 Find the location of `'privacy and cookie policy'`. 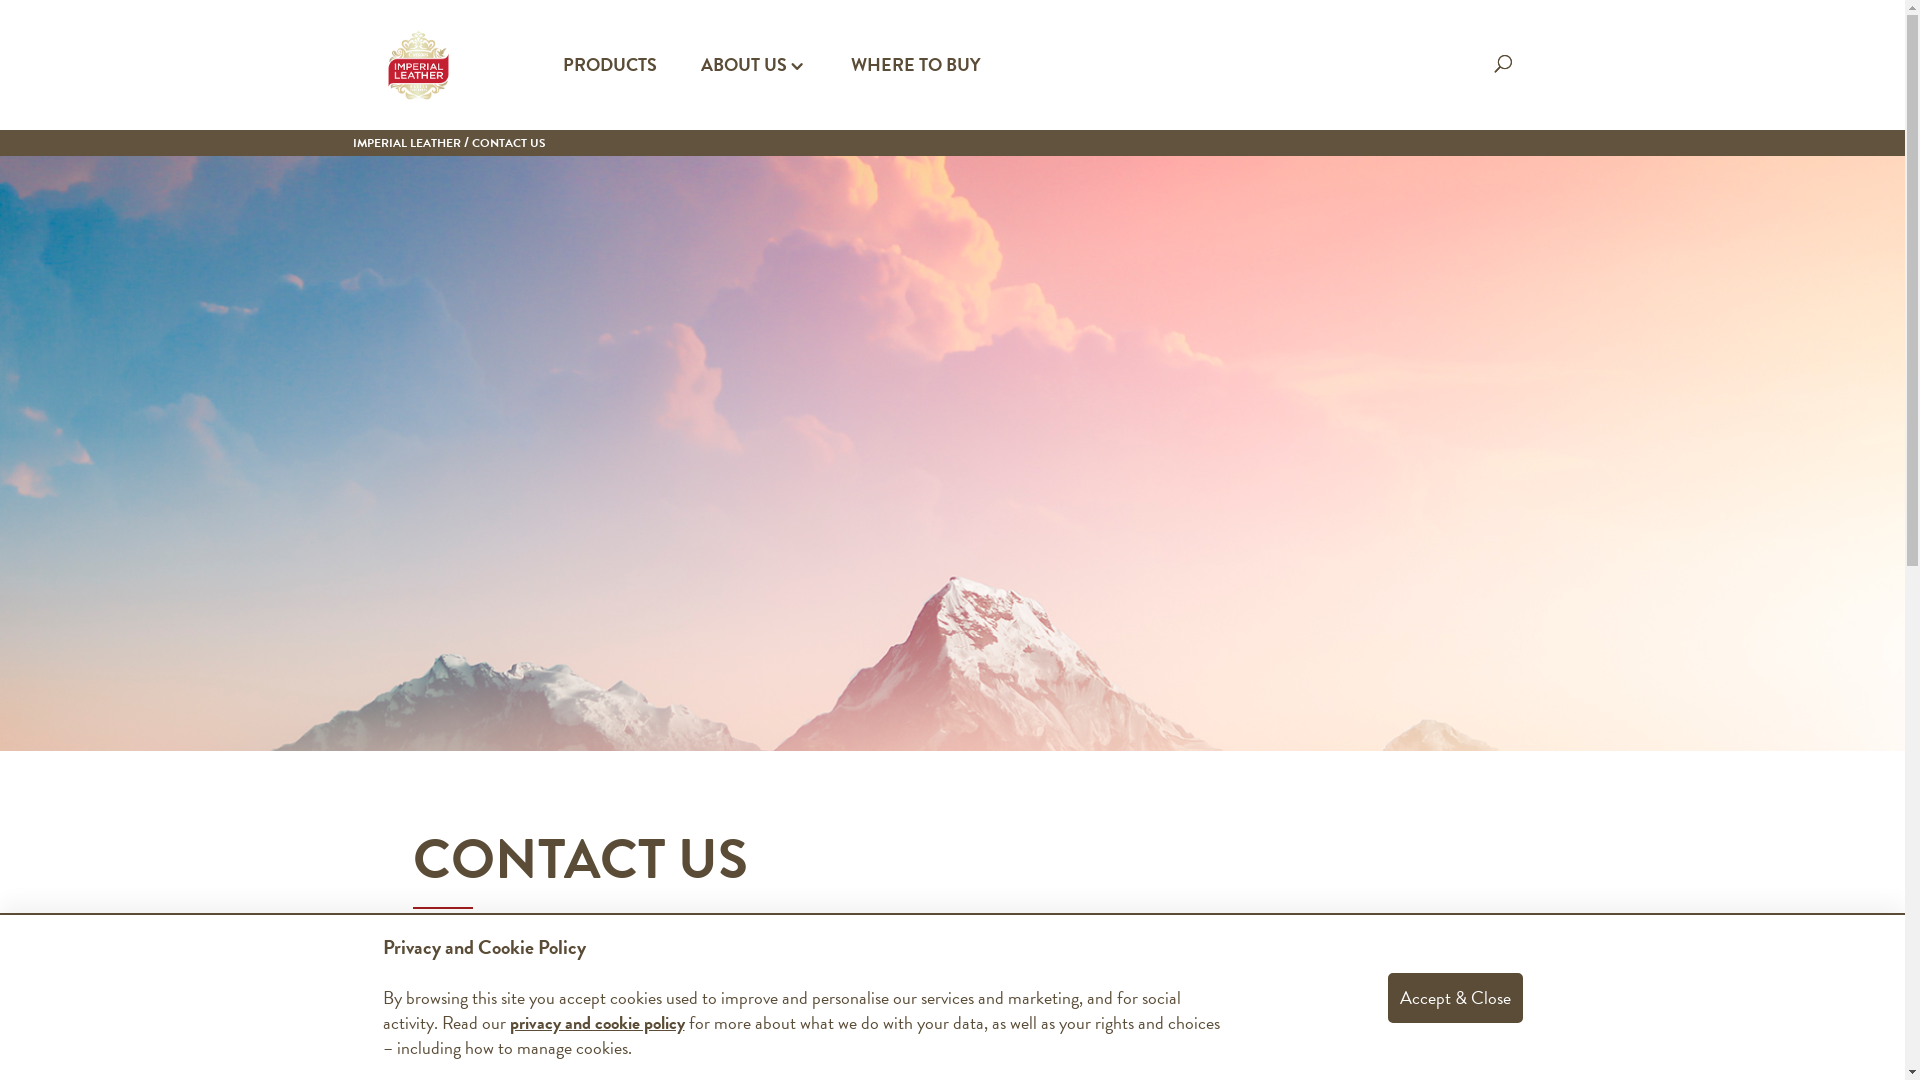

'privacy and cookie policy' is located at coordinates (509, 1022).